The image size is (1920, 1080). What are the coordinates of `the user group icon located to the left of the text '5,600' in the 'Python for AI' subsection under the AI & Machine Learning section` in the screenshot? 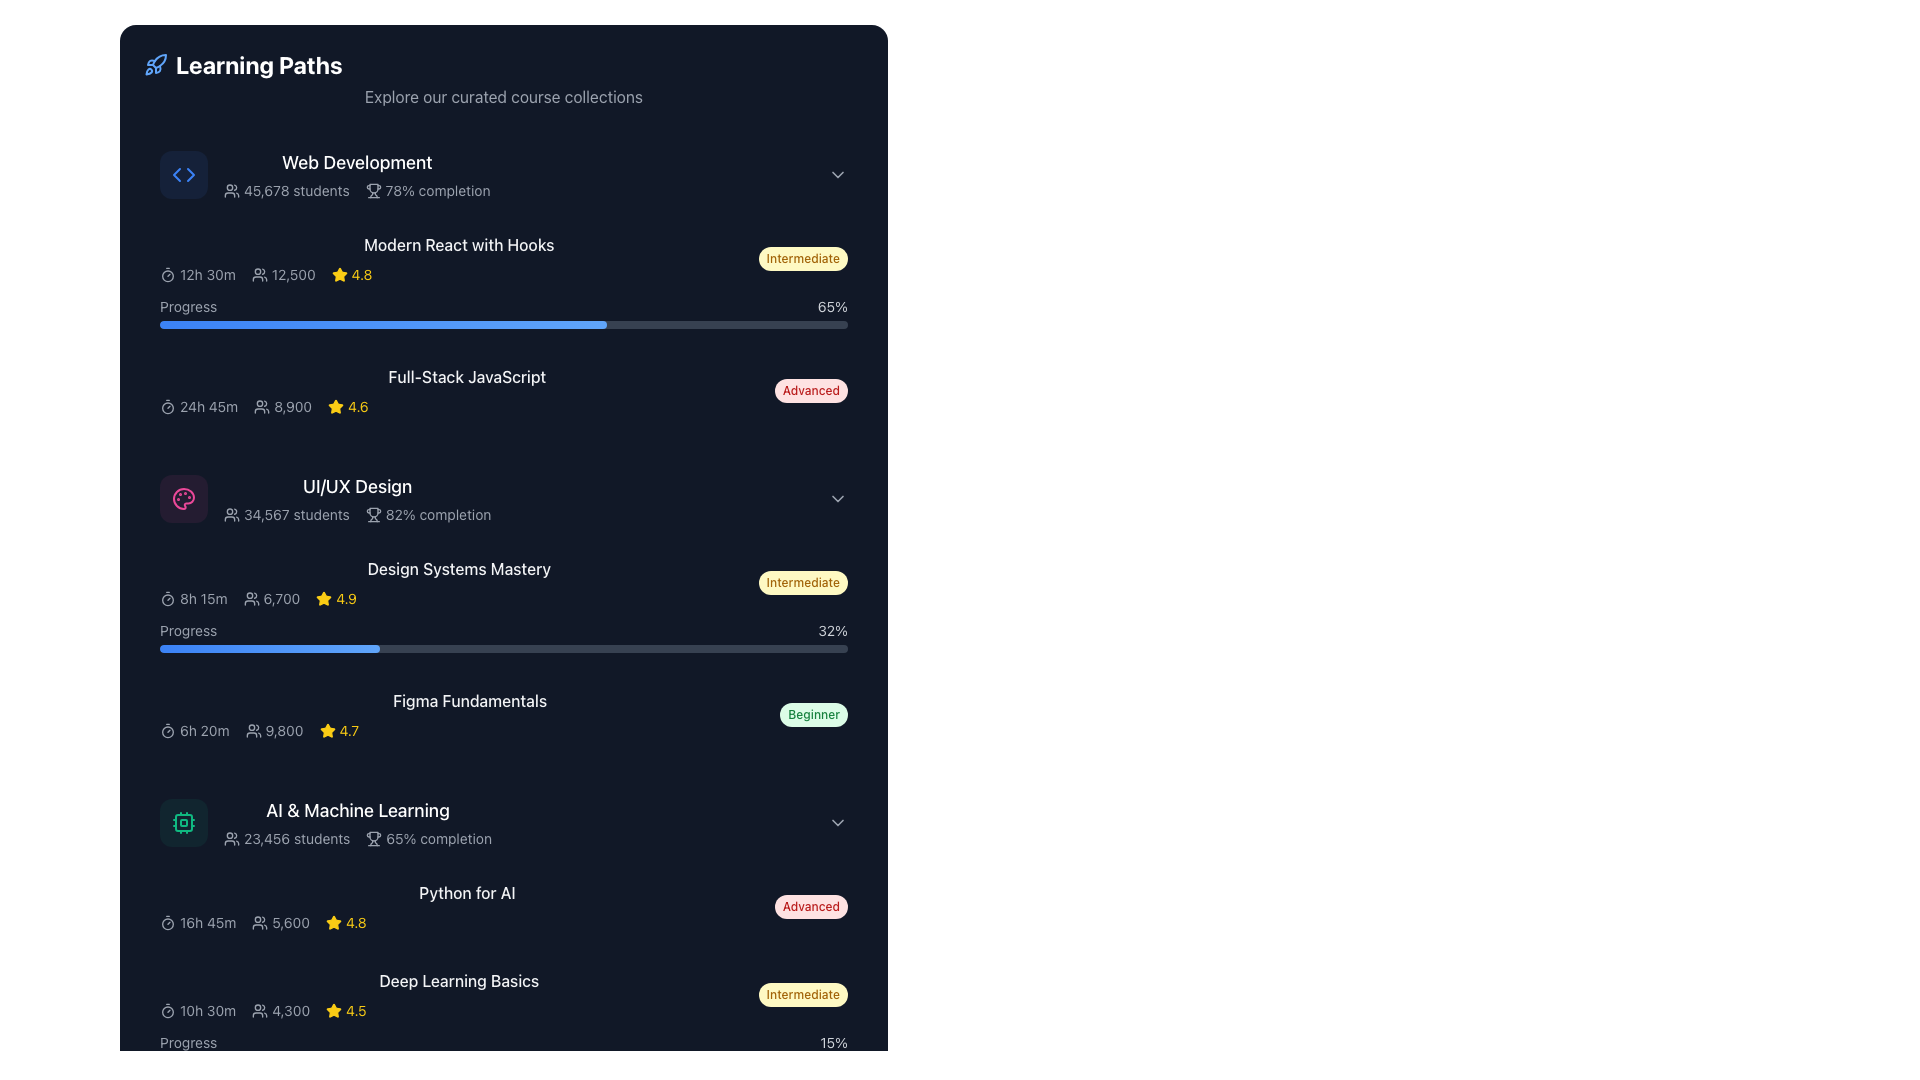 It's located at (259, 922).